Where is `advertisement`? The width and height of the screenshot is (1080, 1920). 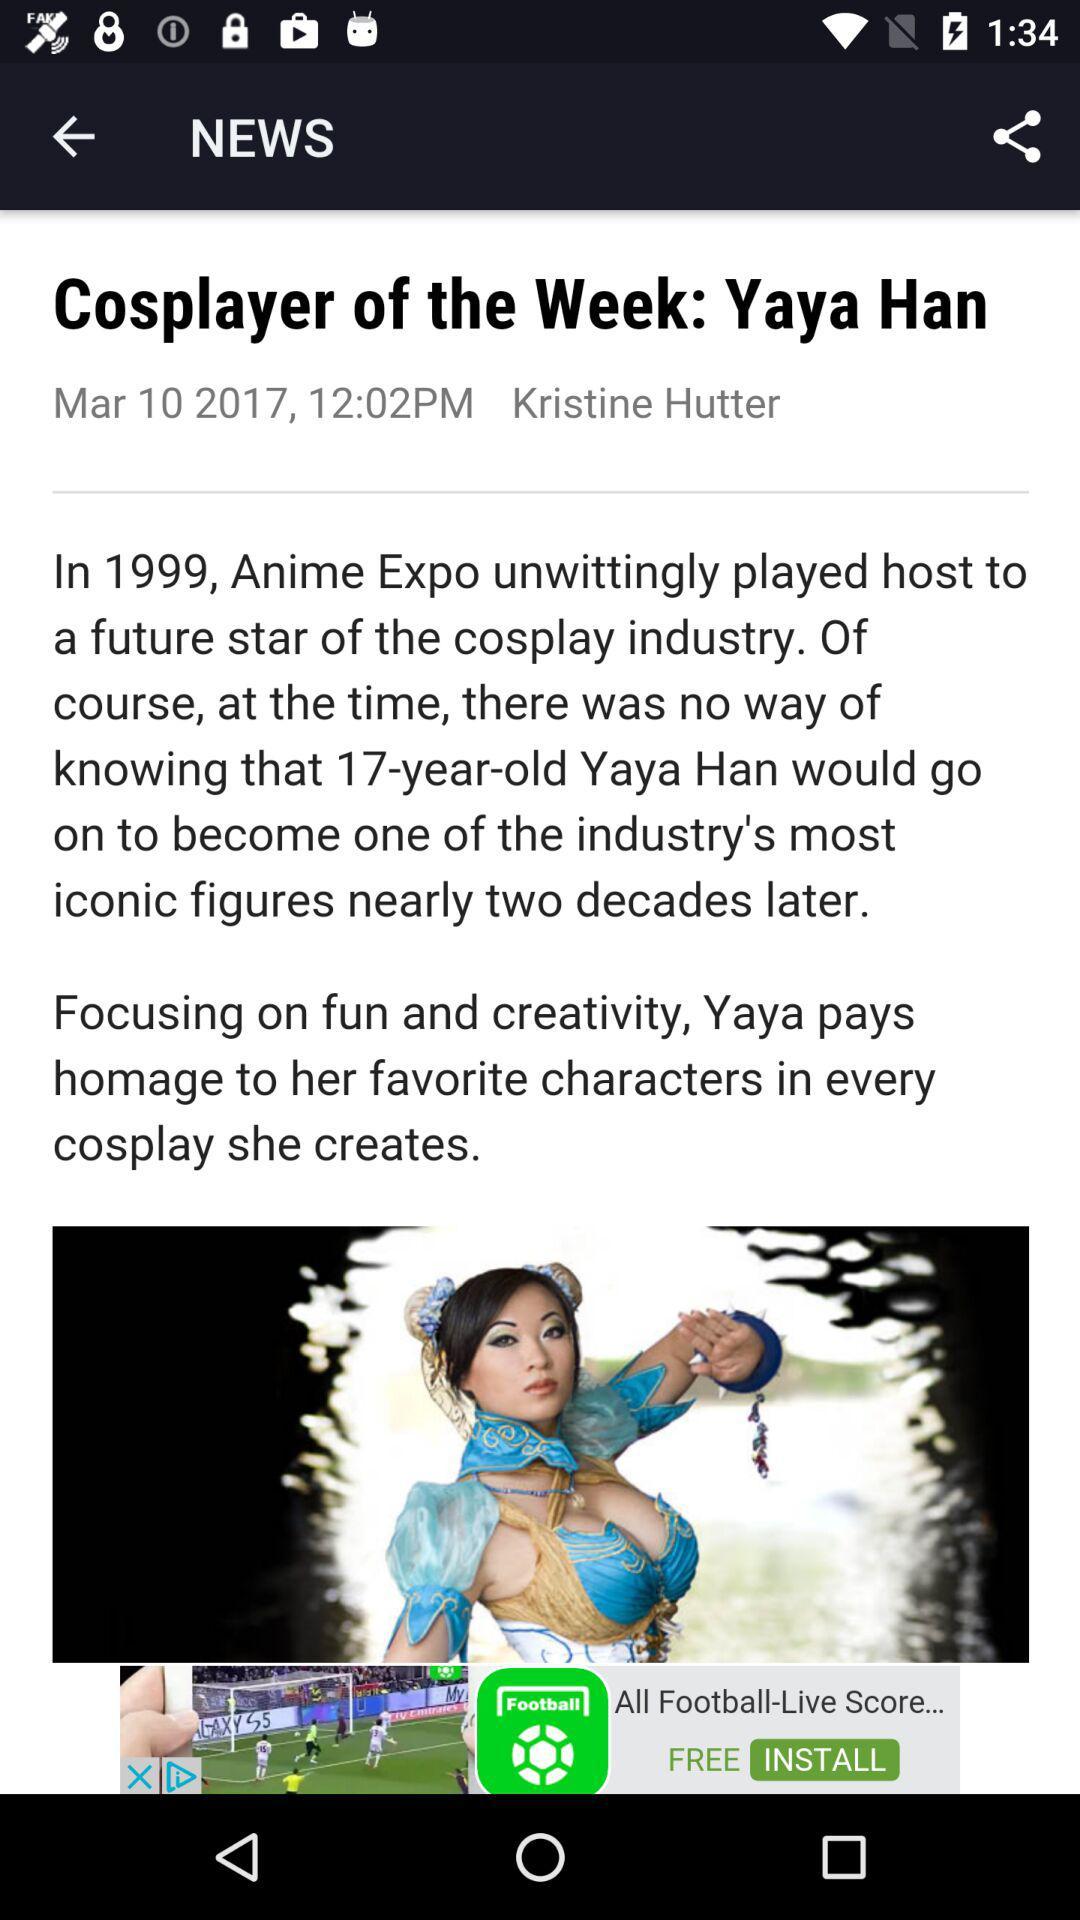 advertisement is located at coordinates (540, 1727).